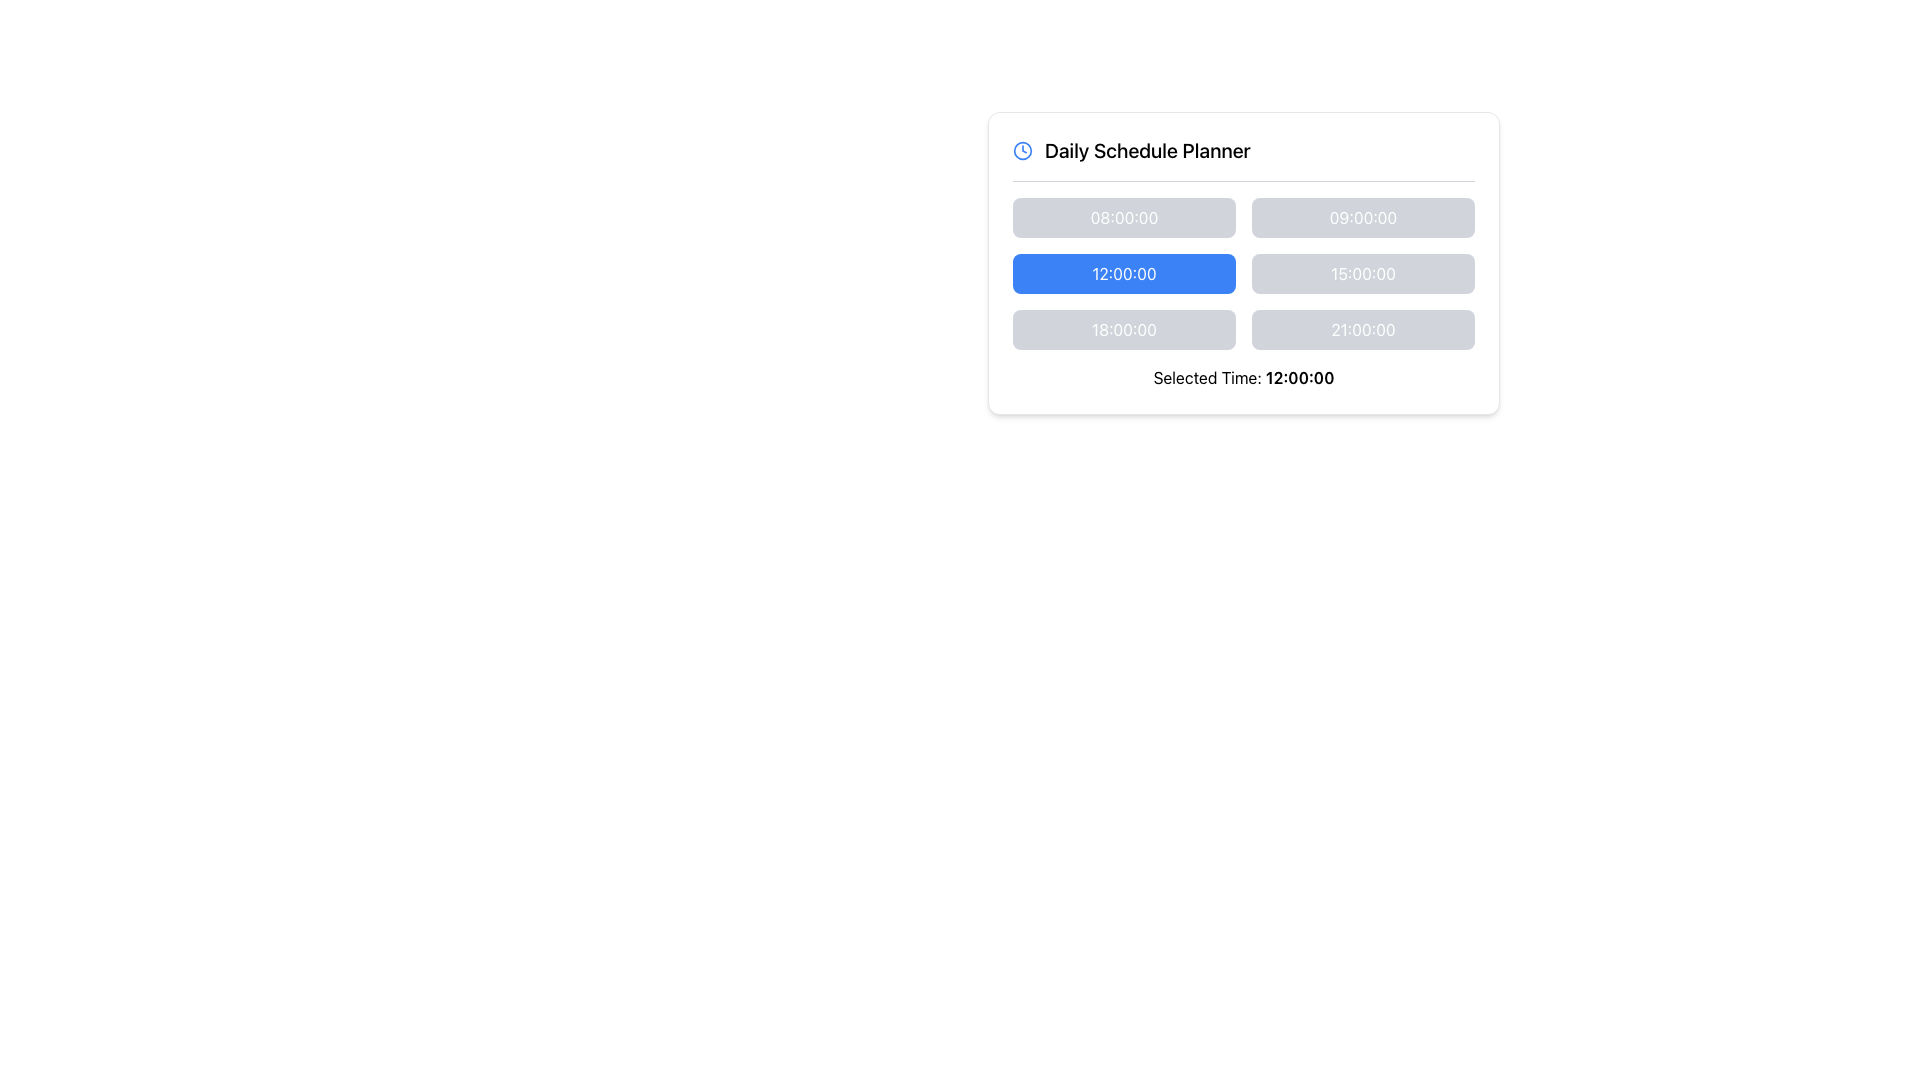 This screenshot has width=1920, height=1080. I want to click on the third time button labeled '12:00:00' in the schedule planner, so click(1124, 273).